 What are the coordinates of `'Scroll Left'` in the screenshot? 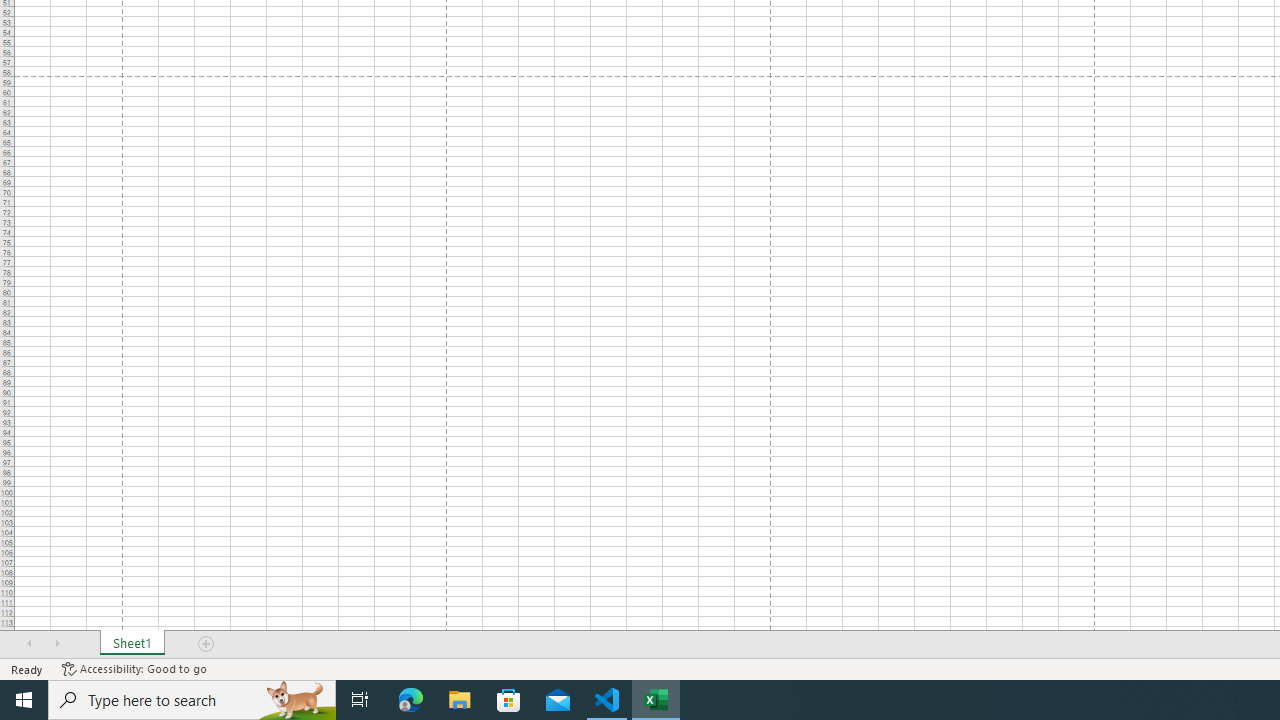 It's located at (29, 644).